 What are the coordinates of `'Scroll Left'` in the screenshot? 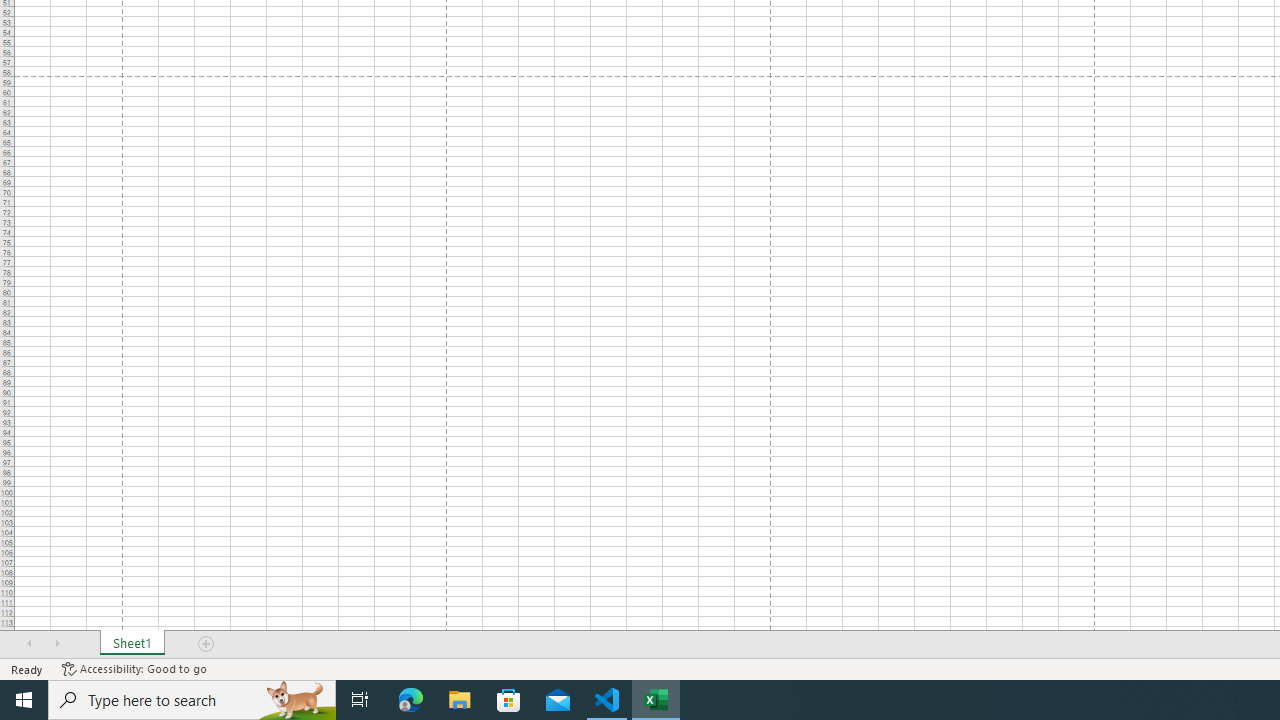 It's located at (29, 644).